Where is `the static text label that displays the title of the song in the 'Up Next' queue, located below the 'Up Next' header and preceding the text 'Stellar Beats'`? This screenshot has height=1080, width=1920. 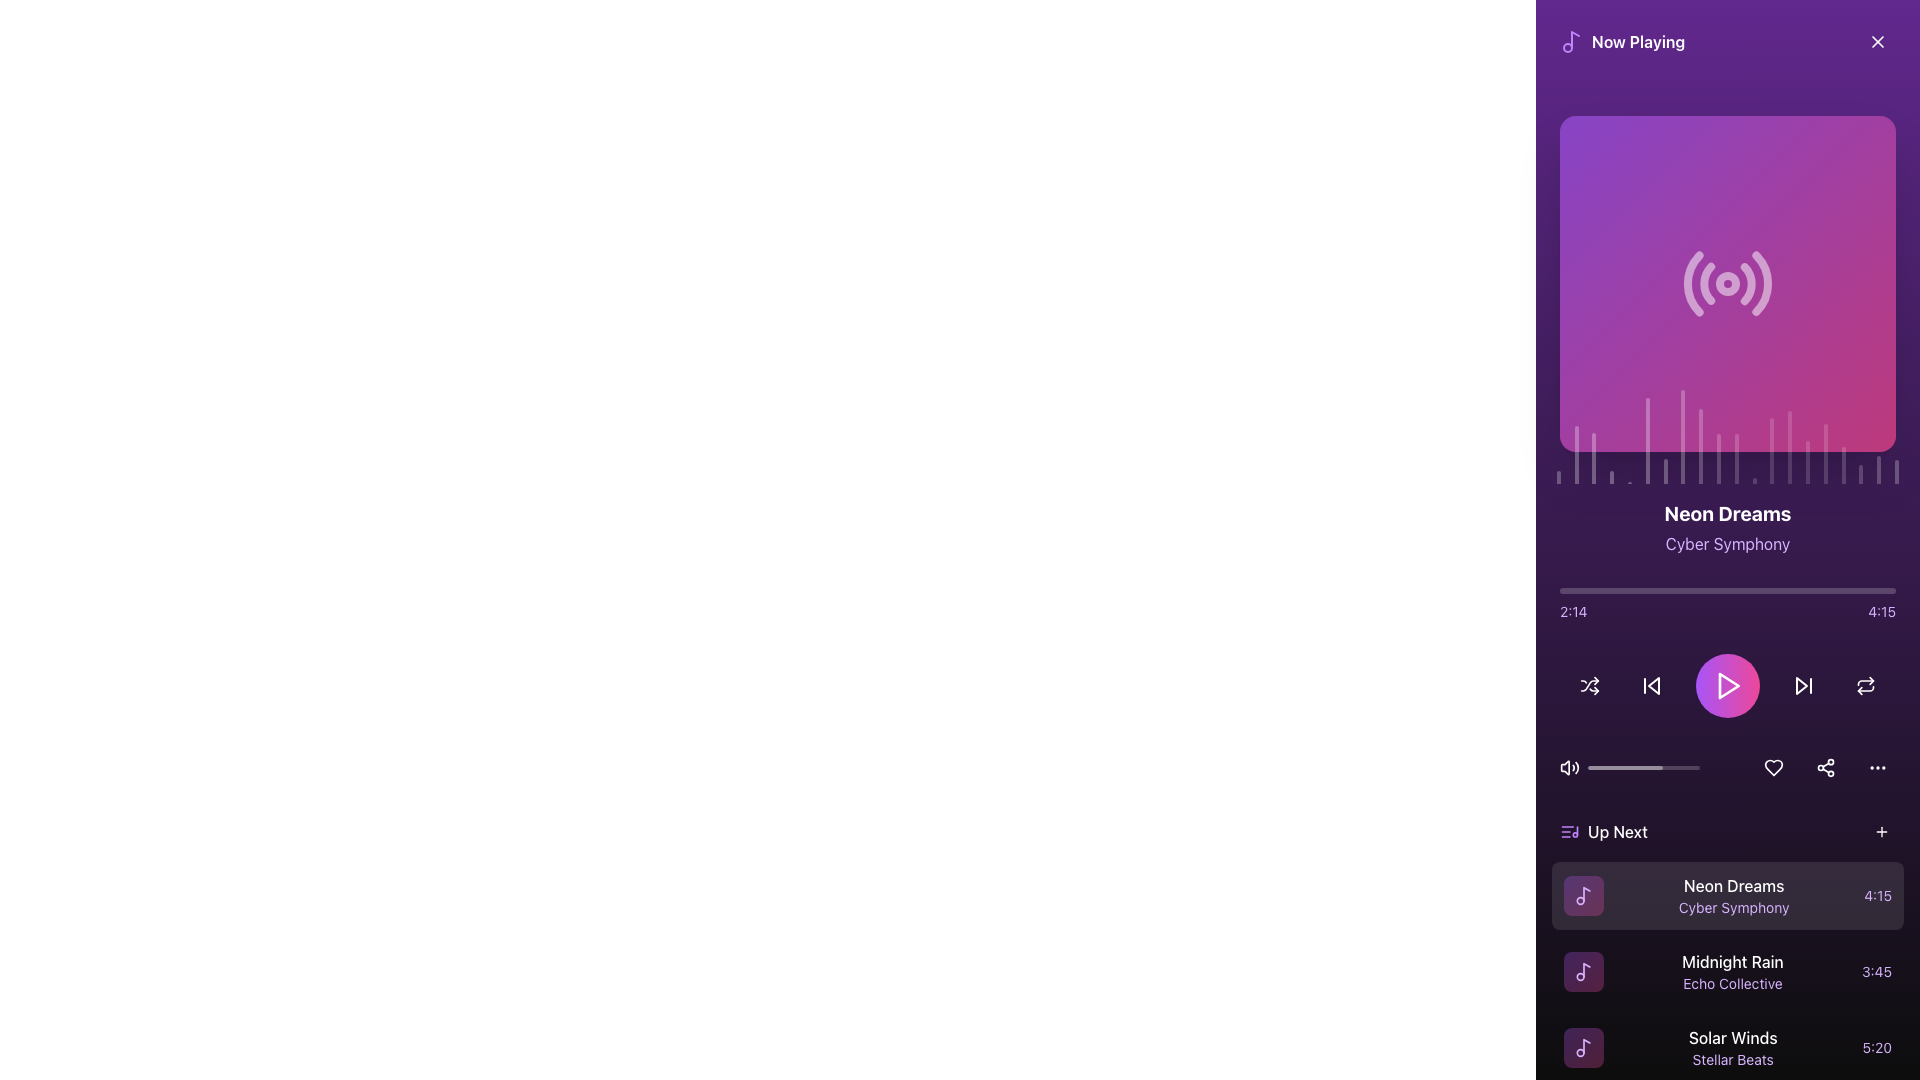 the static text label that displays the title of the song in the 'Up Next' queue, located below the 'Up Next' header and preceding the text 'Stellar Beats' is located at coordinates (1732, 1036).